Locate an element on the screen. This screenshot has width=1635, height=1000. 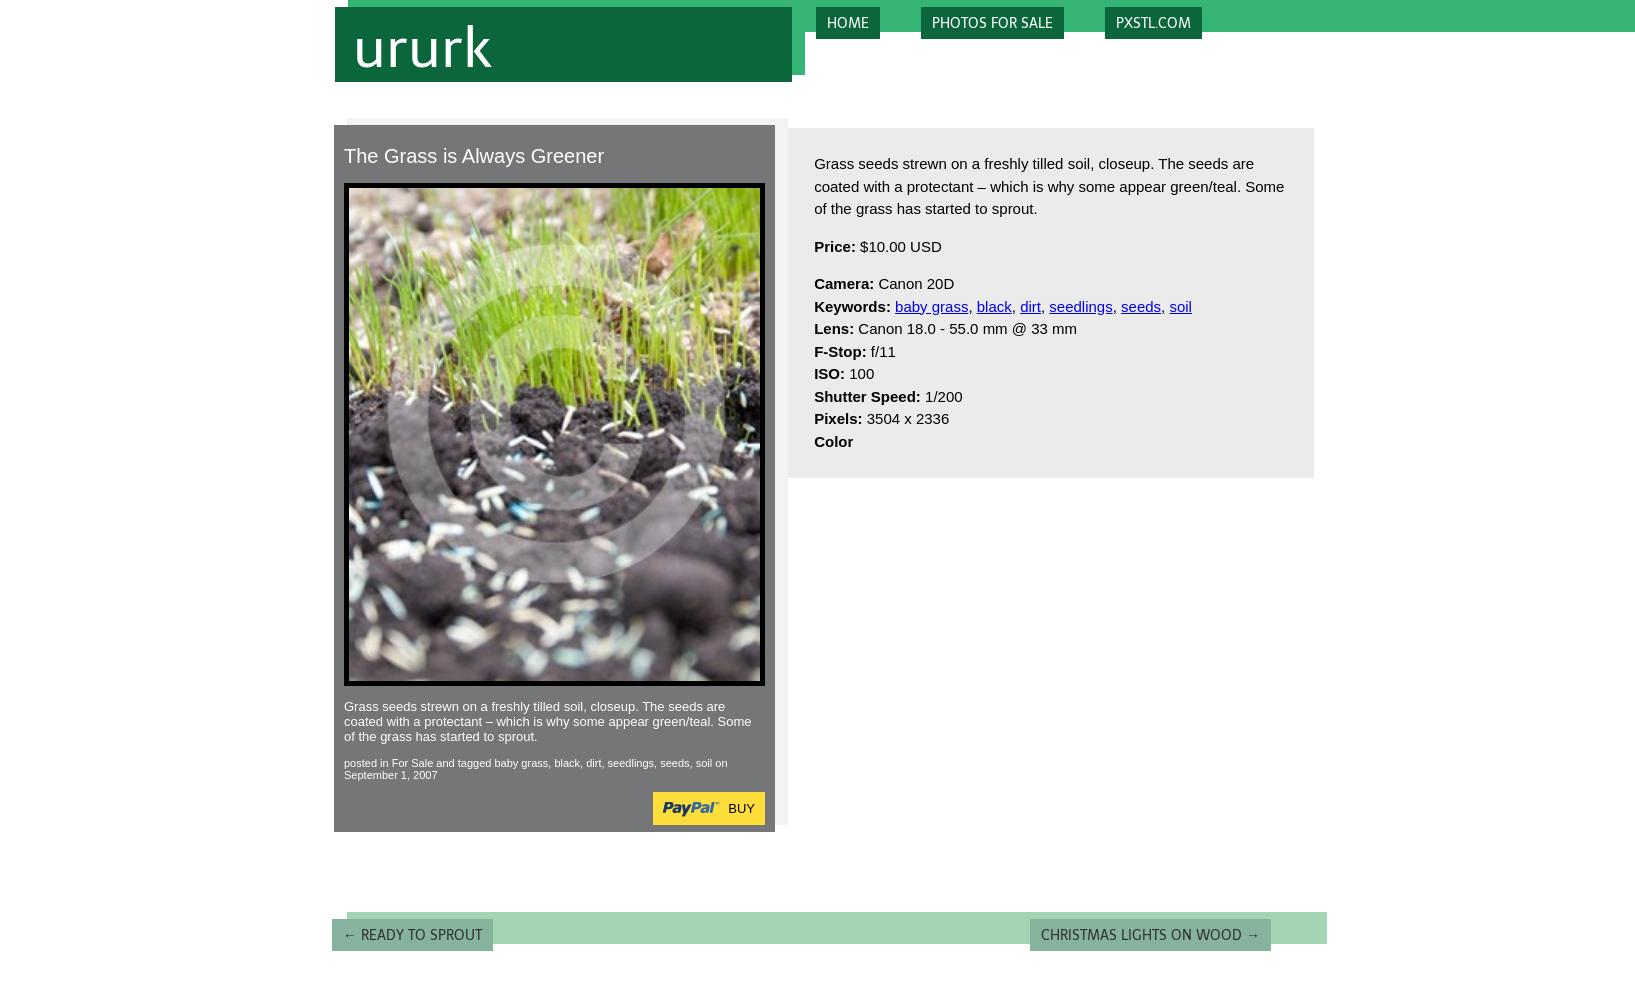
'ISO:' is located at coordinates (829, 372).